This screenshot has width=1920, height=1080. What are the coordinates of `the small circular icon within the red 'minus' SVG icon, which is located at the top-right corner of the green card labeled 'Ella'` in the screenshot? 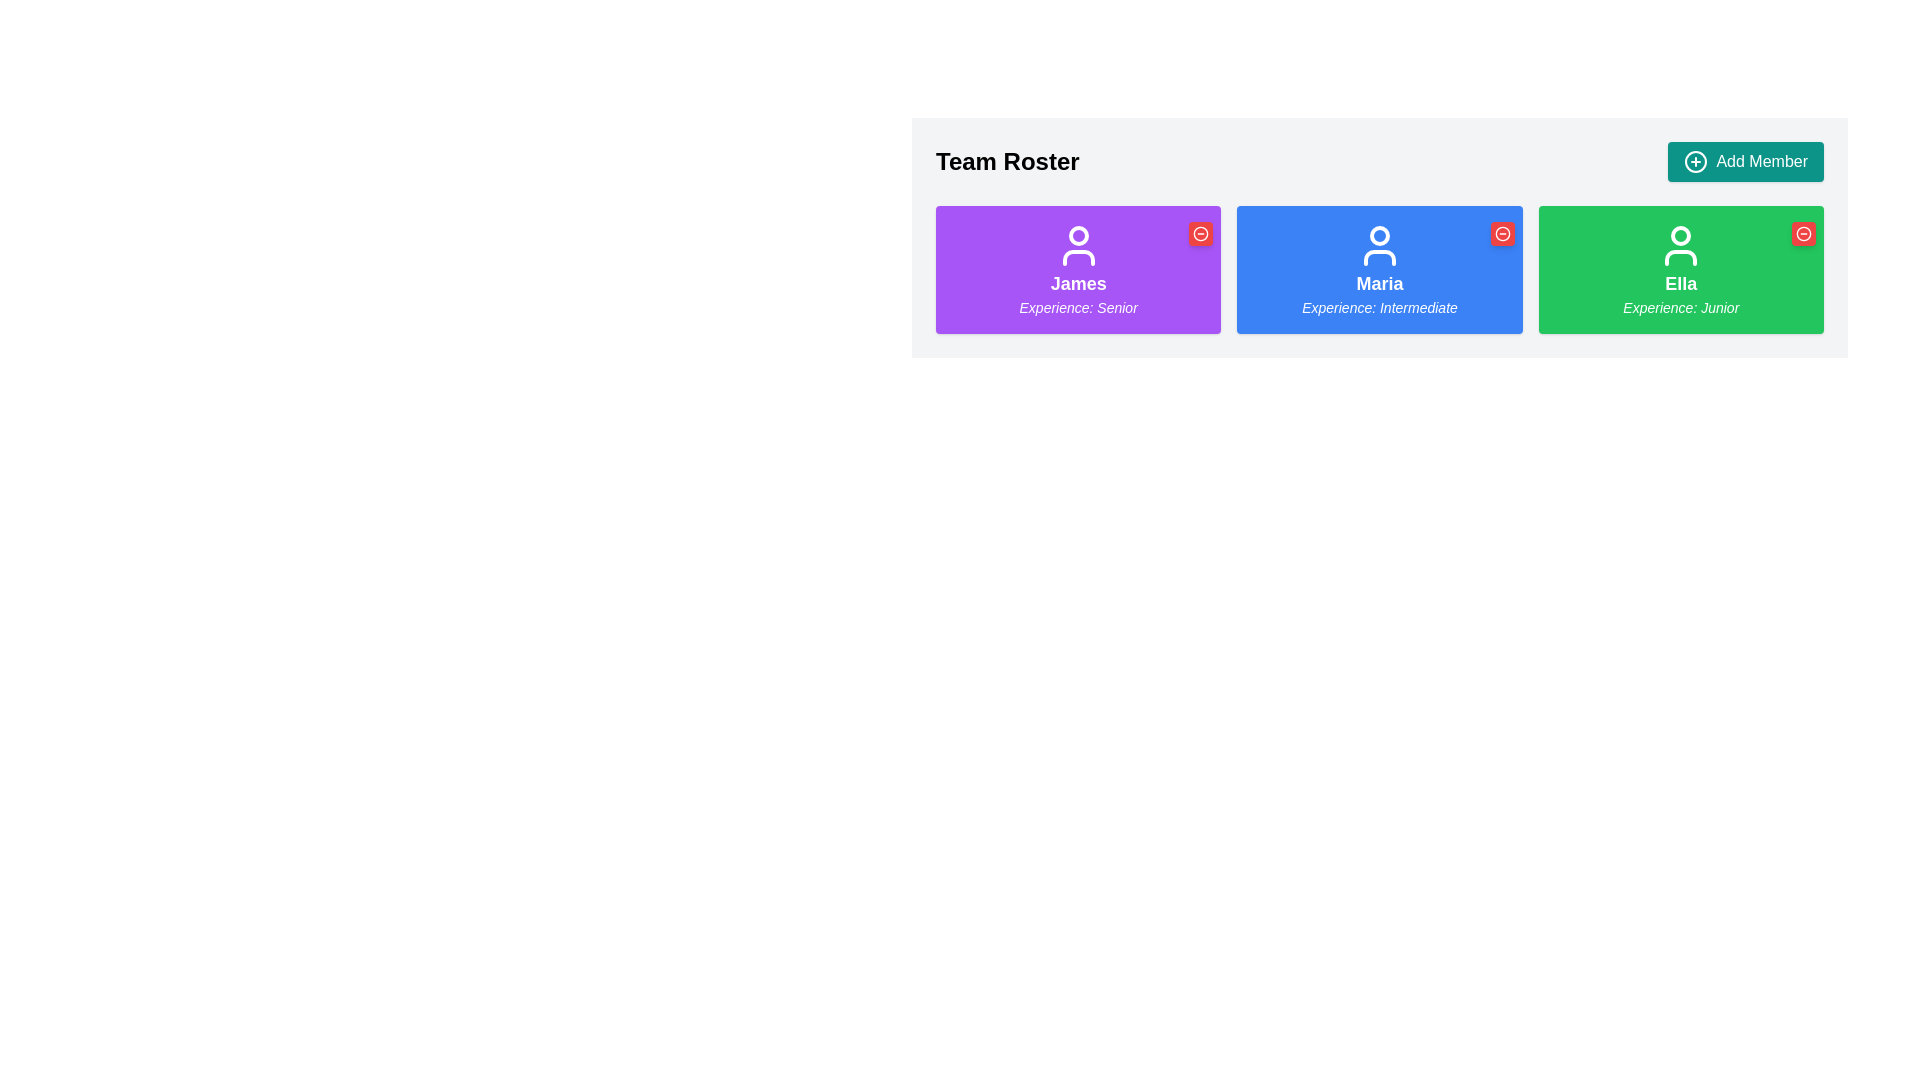 It's located at (1804, 233).